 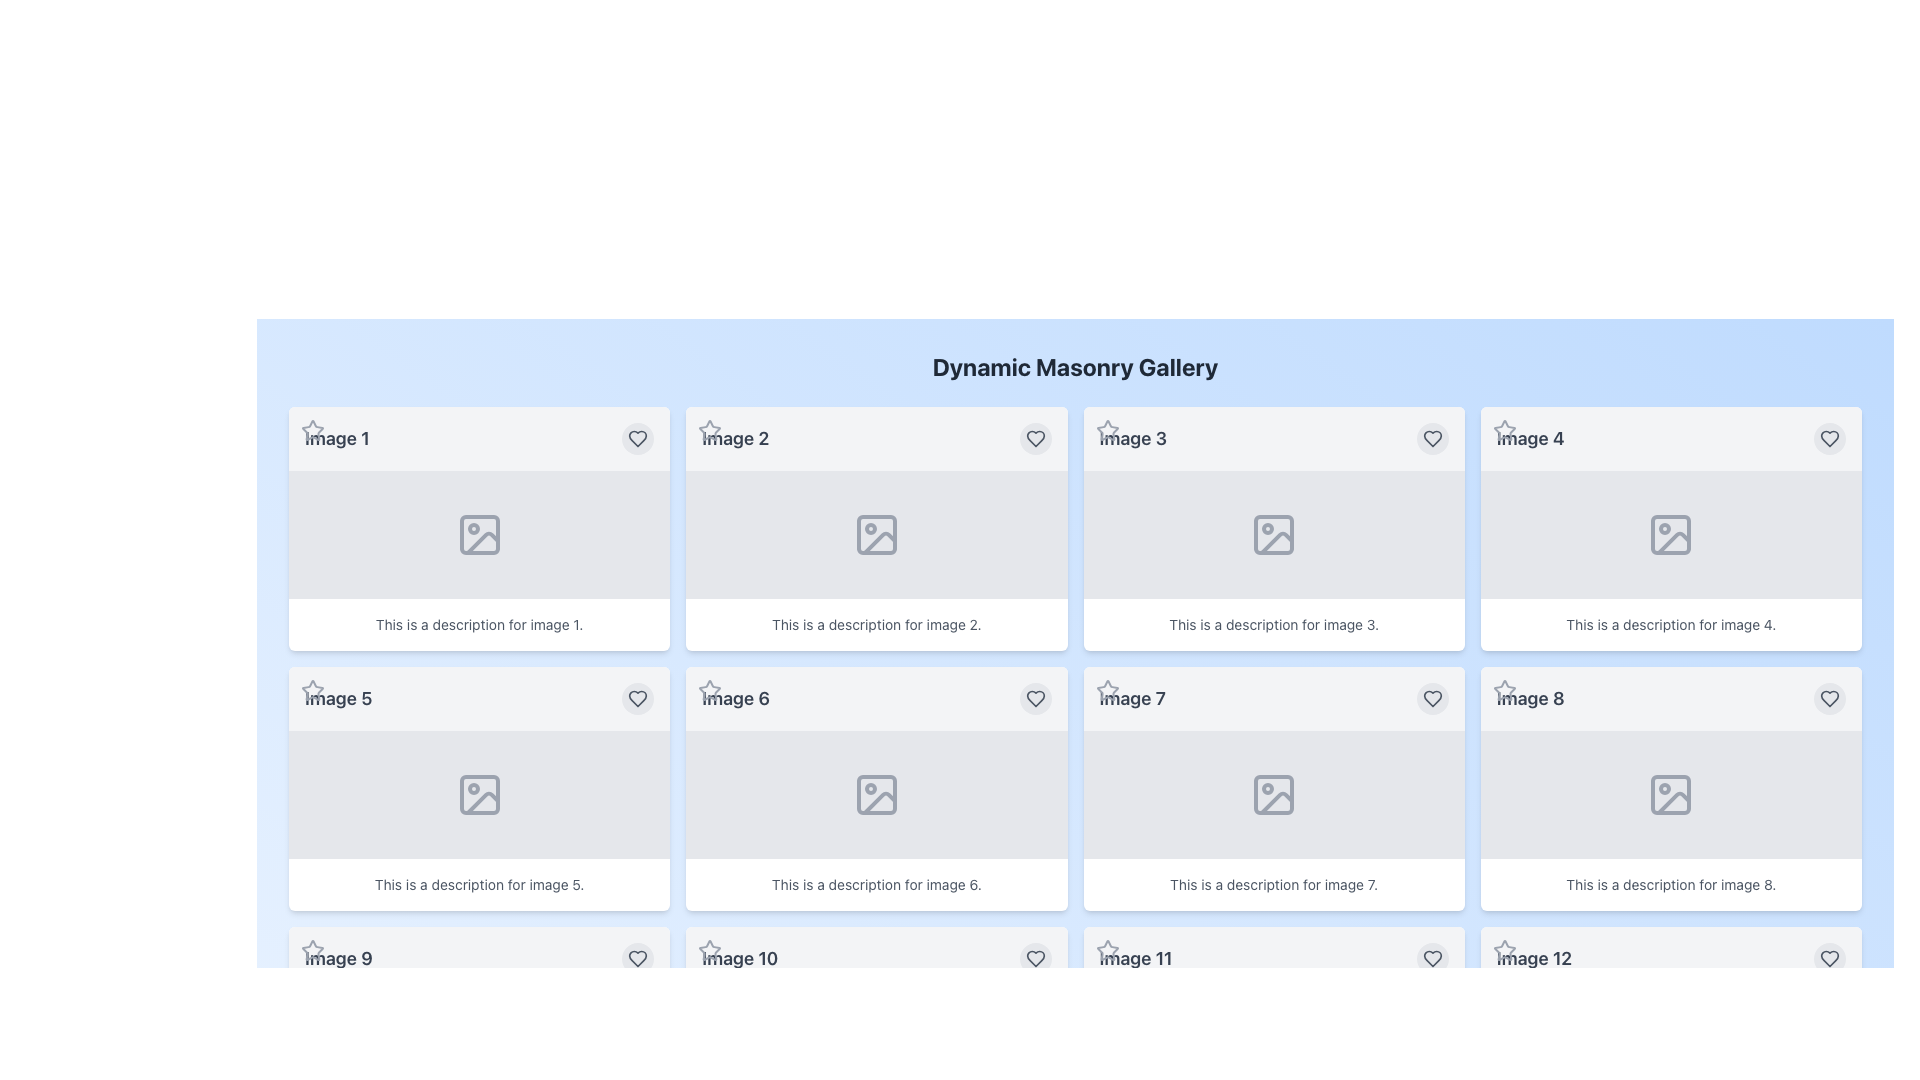 What do you see at coordinates (1273, 883) in the screenshot?
I see `text segment displaying 'This is a description for image 7.' located at the bottom of the card labeled 'Image 7' in the dynamic grid gallery` at bounding box center [1273, 883].